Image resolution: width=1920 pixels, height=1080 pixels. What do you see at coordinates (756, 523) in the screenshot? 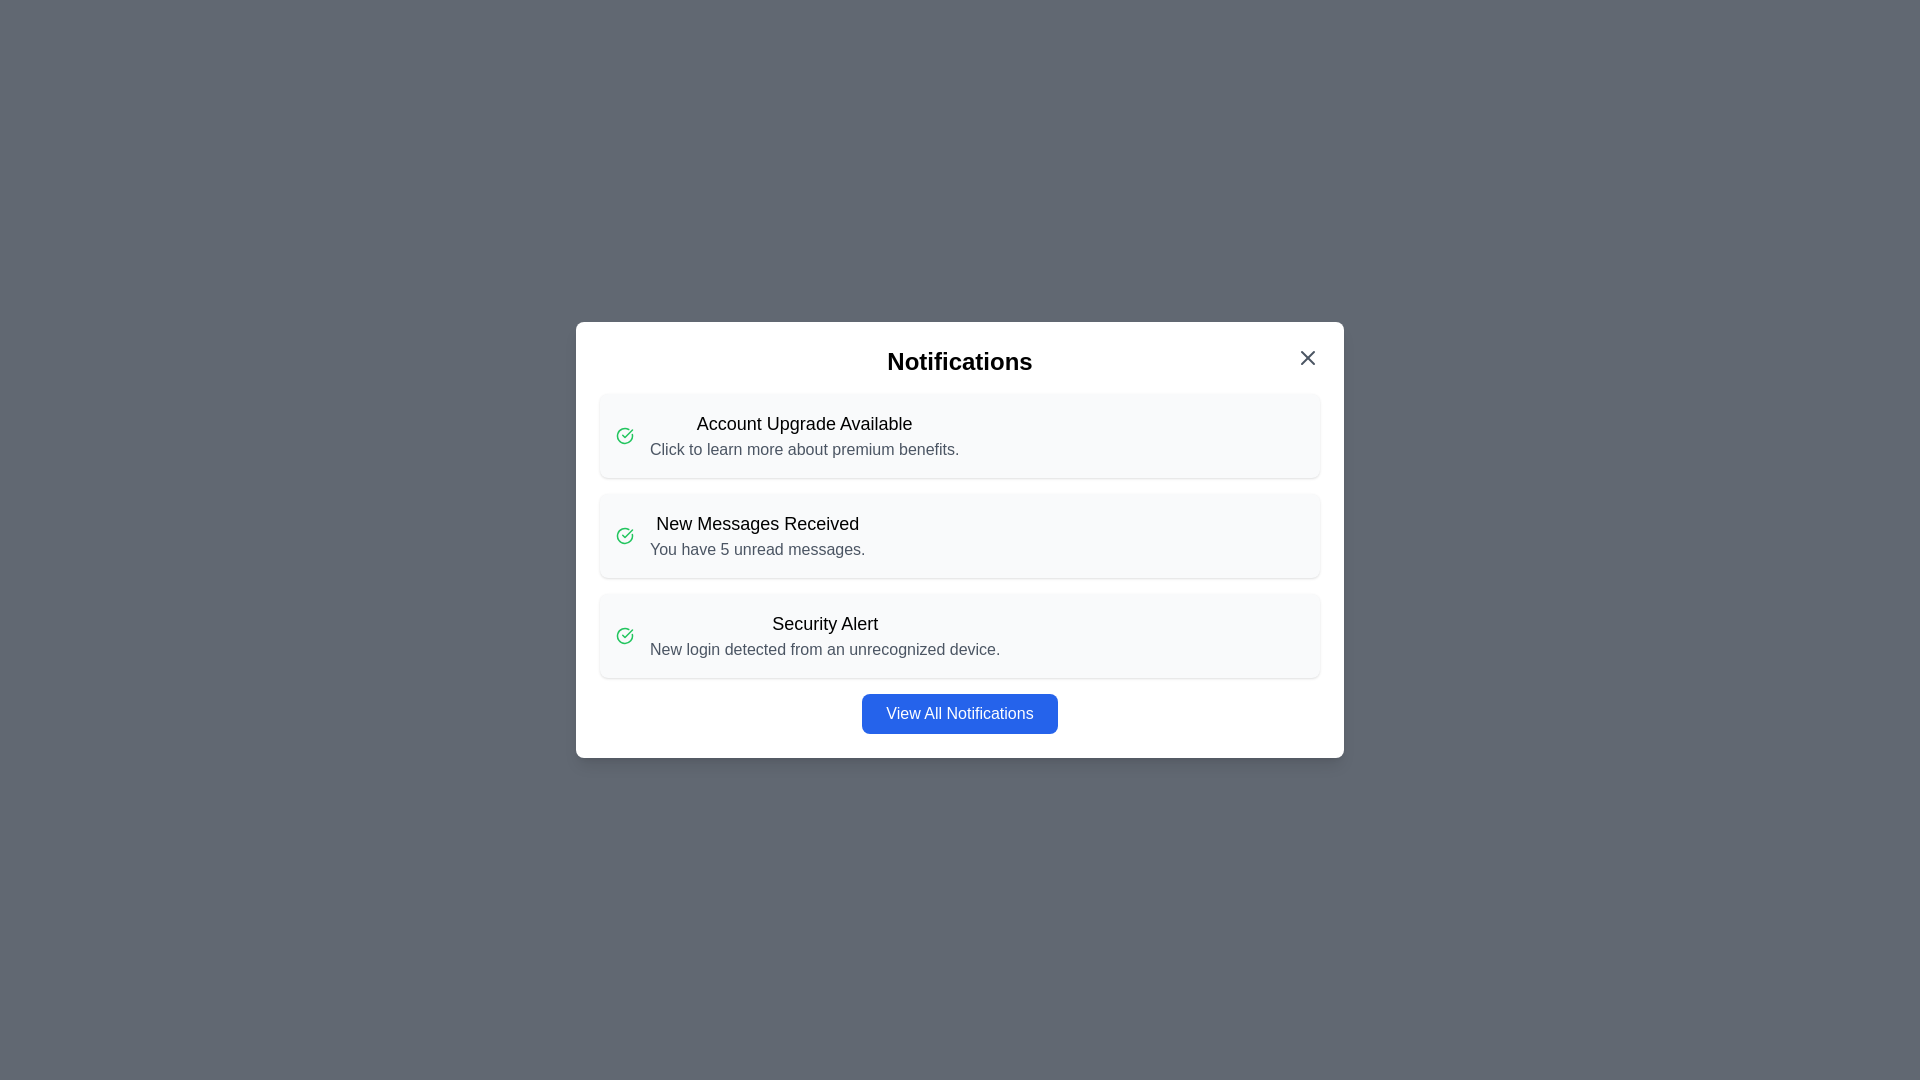
I see `the Text Label, which serves as the title for the second notification item summarizing the notification's content, located above 'You have 5 unread messages.'` at bounding box center [756, 523].